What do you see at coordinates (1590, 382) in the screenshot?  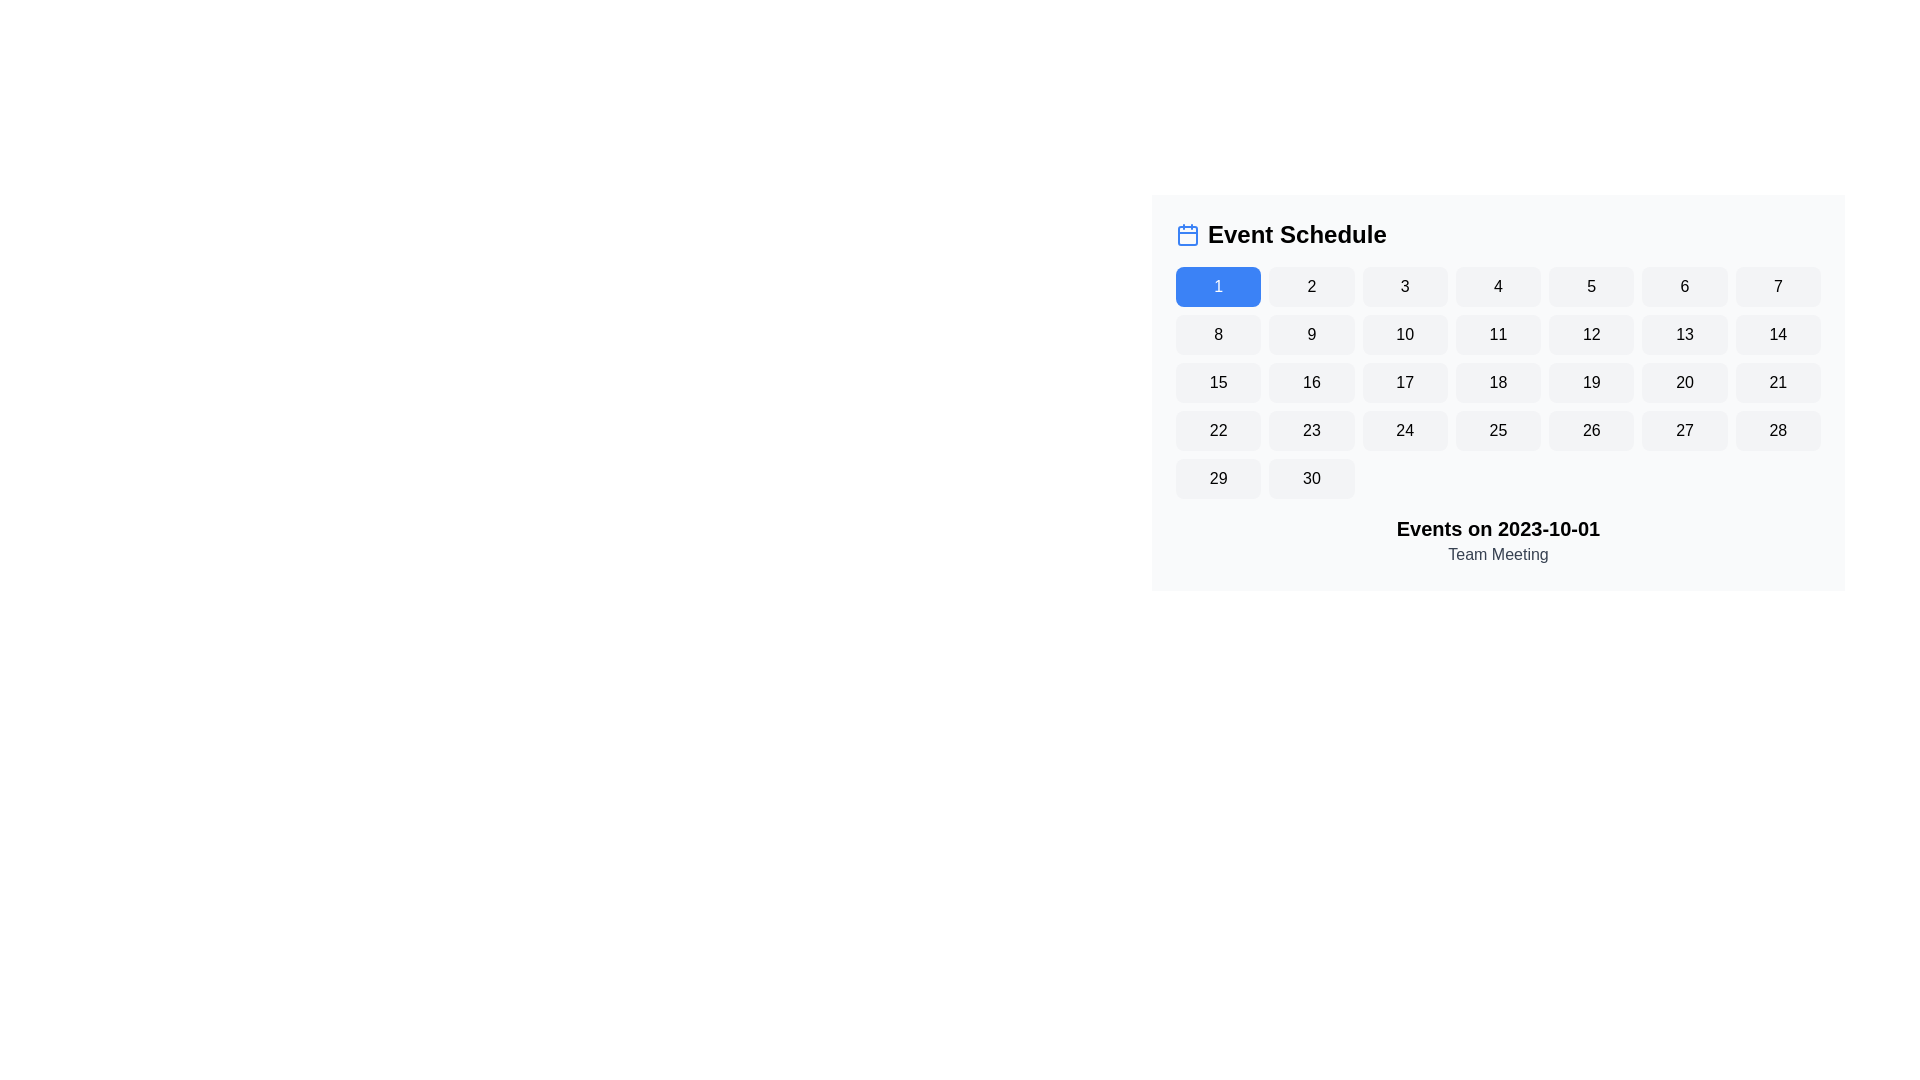 I see `the button displaying the number '19' with a grayish background and black text, located in the third row and fifth column of the grid layout` at bounding box center [1590, 382].